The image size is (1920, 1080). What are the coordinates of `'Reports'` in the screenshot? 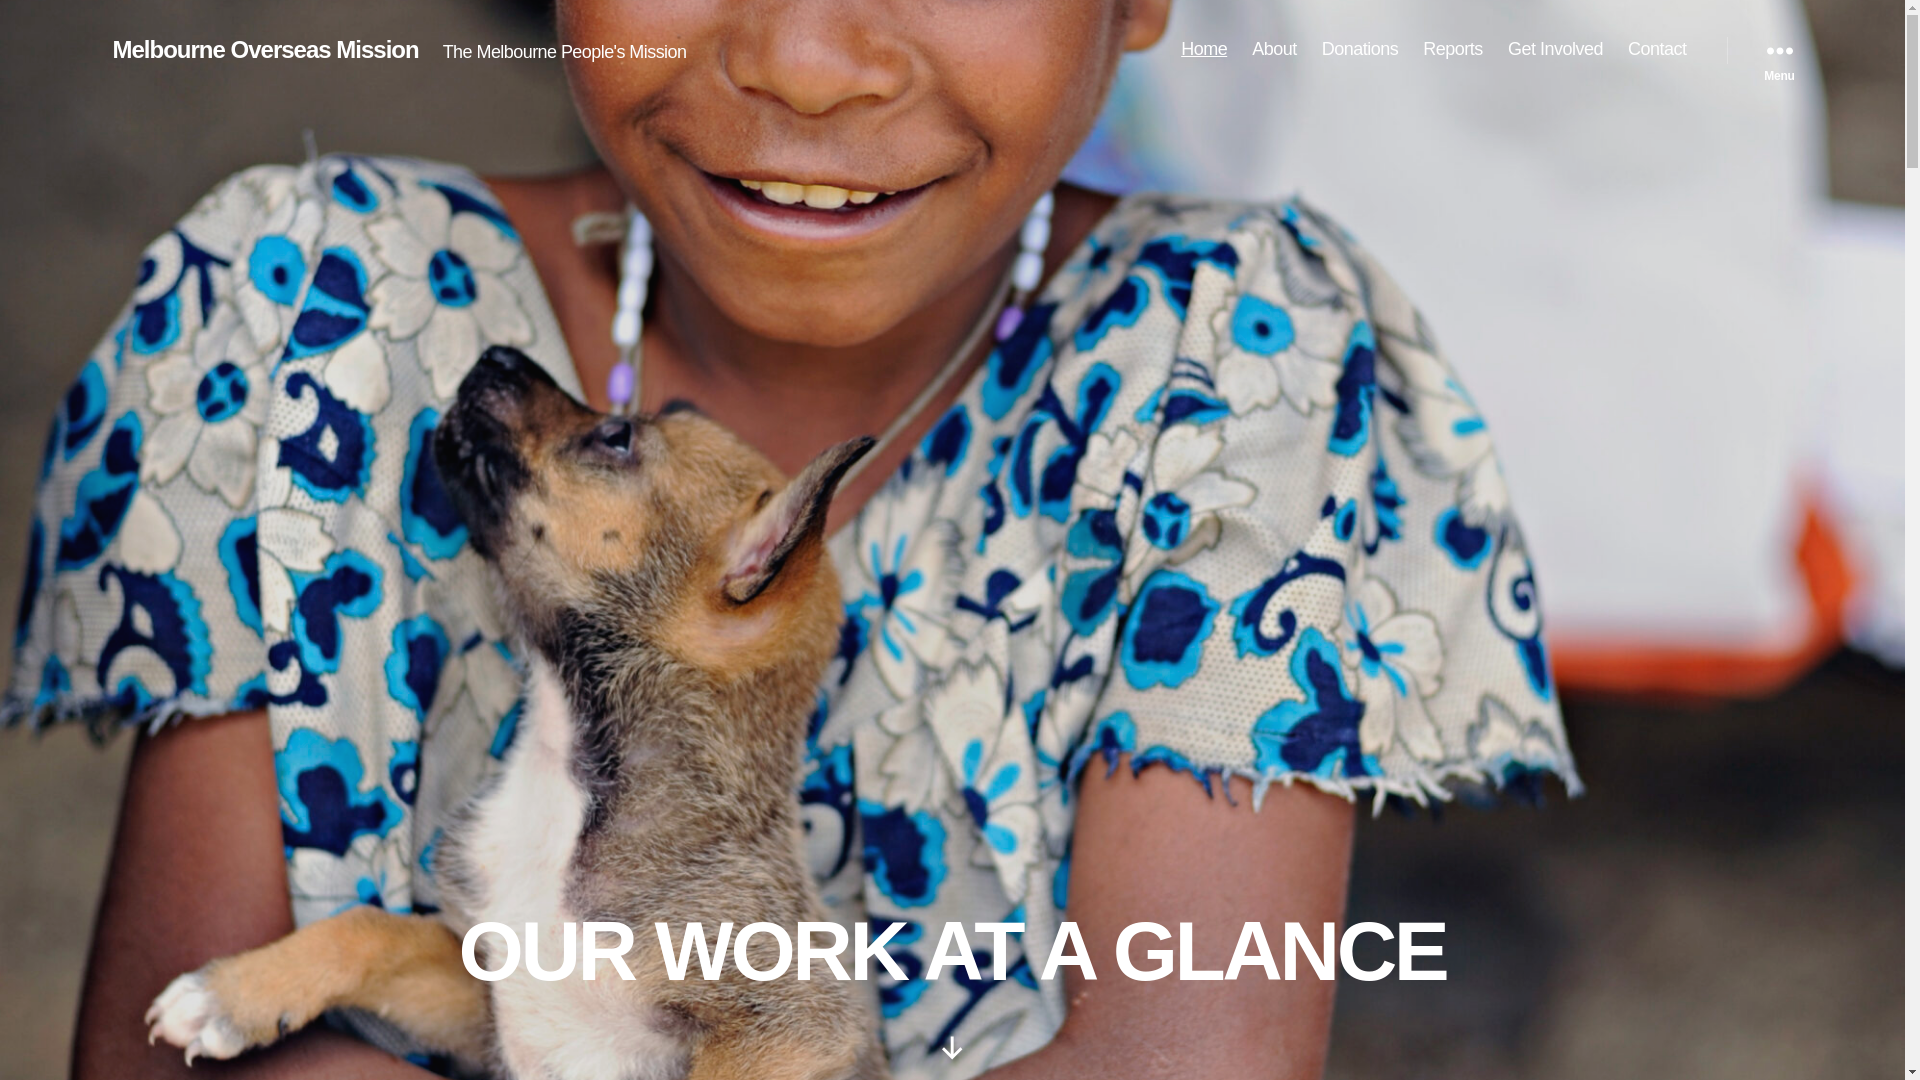 It's located at (1453, 49).